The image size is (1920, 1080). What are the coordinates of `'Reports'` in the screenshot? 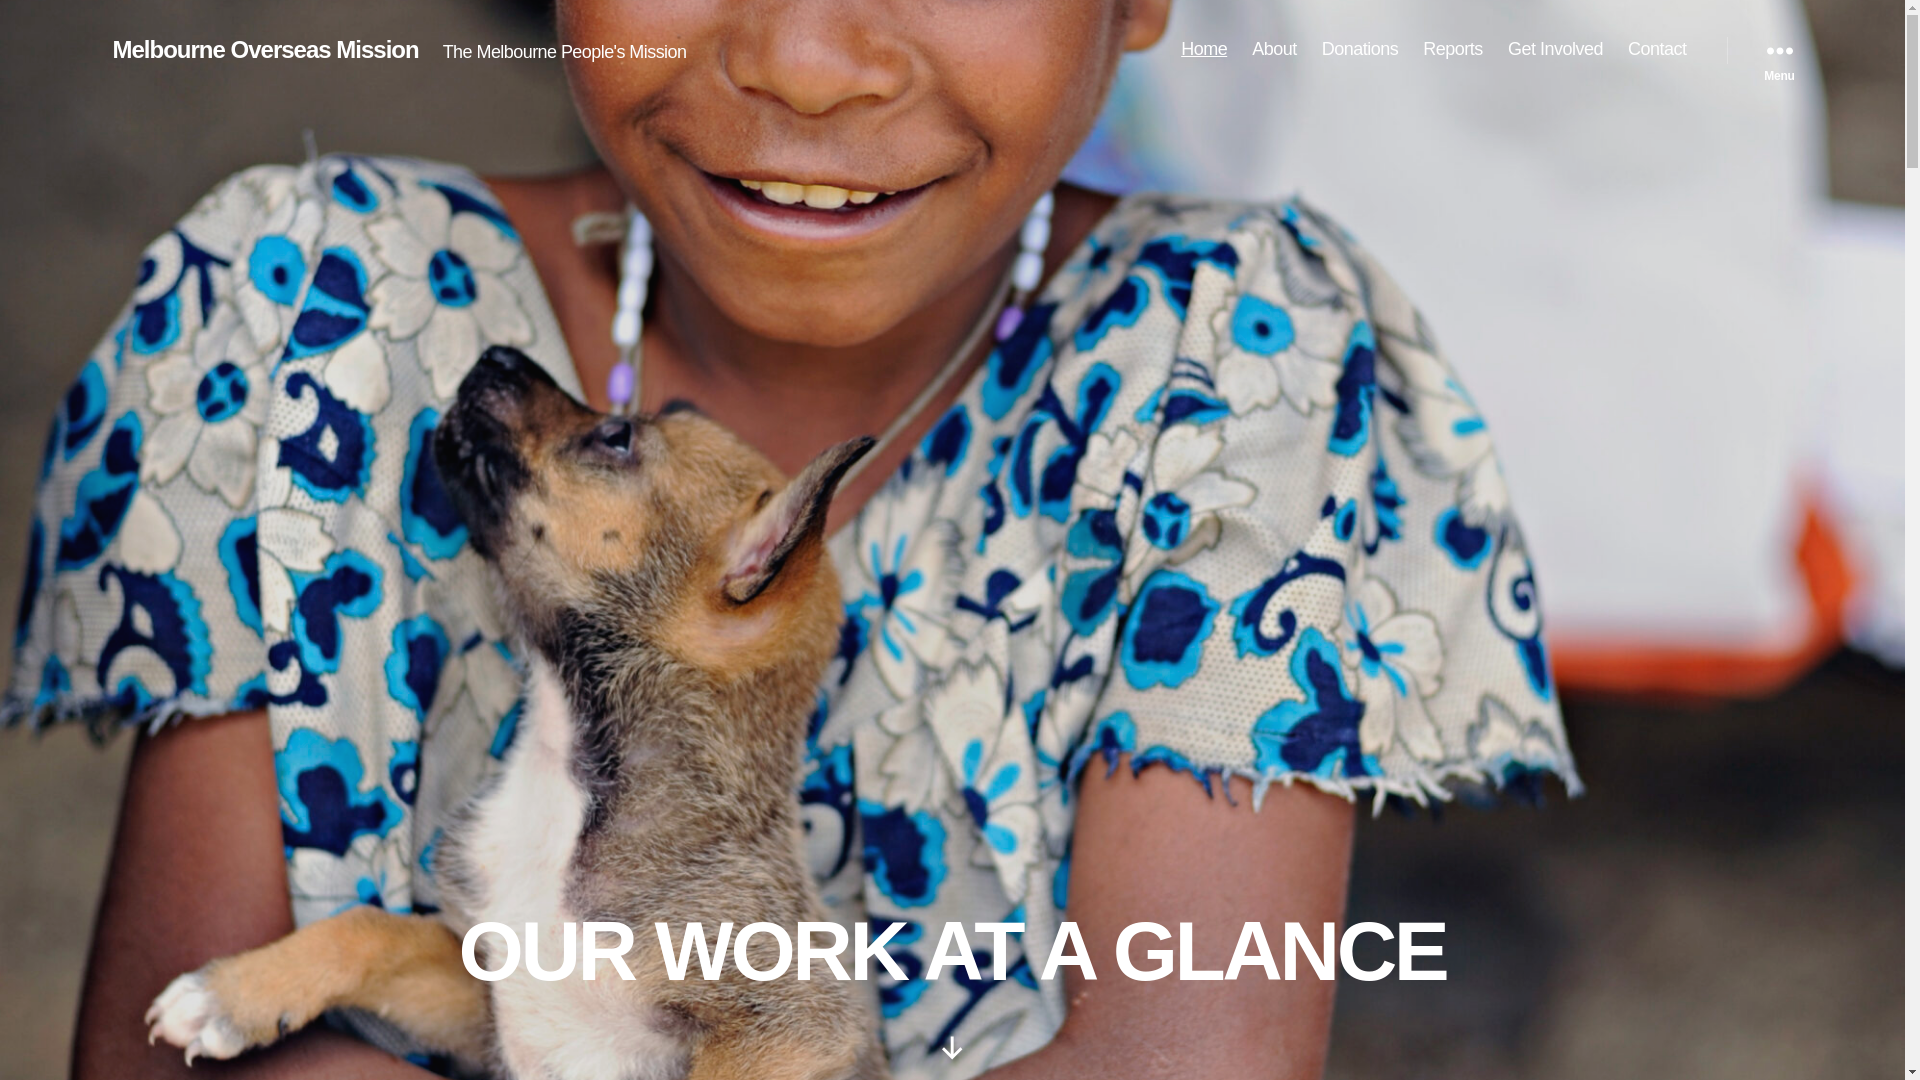 It's located at (1453, 49).